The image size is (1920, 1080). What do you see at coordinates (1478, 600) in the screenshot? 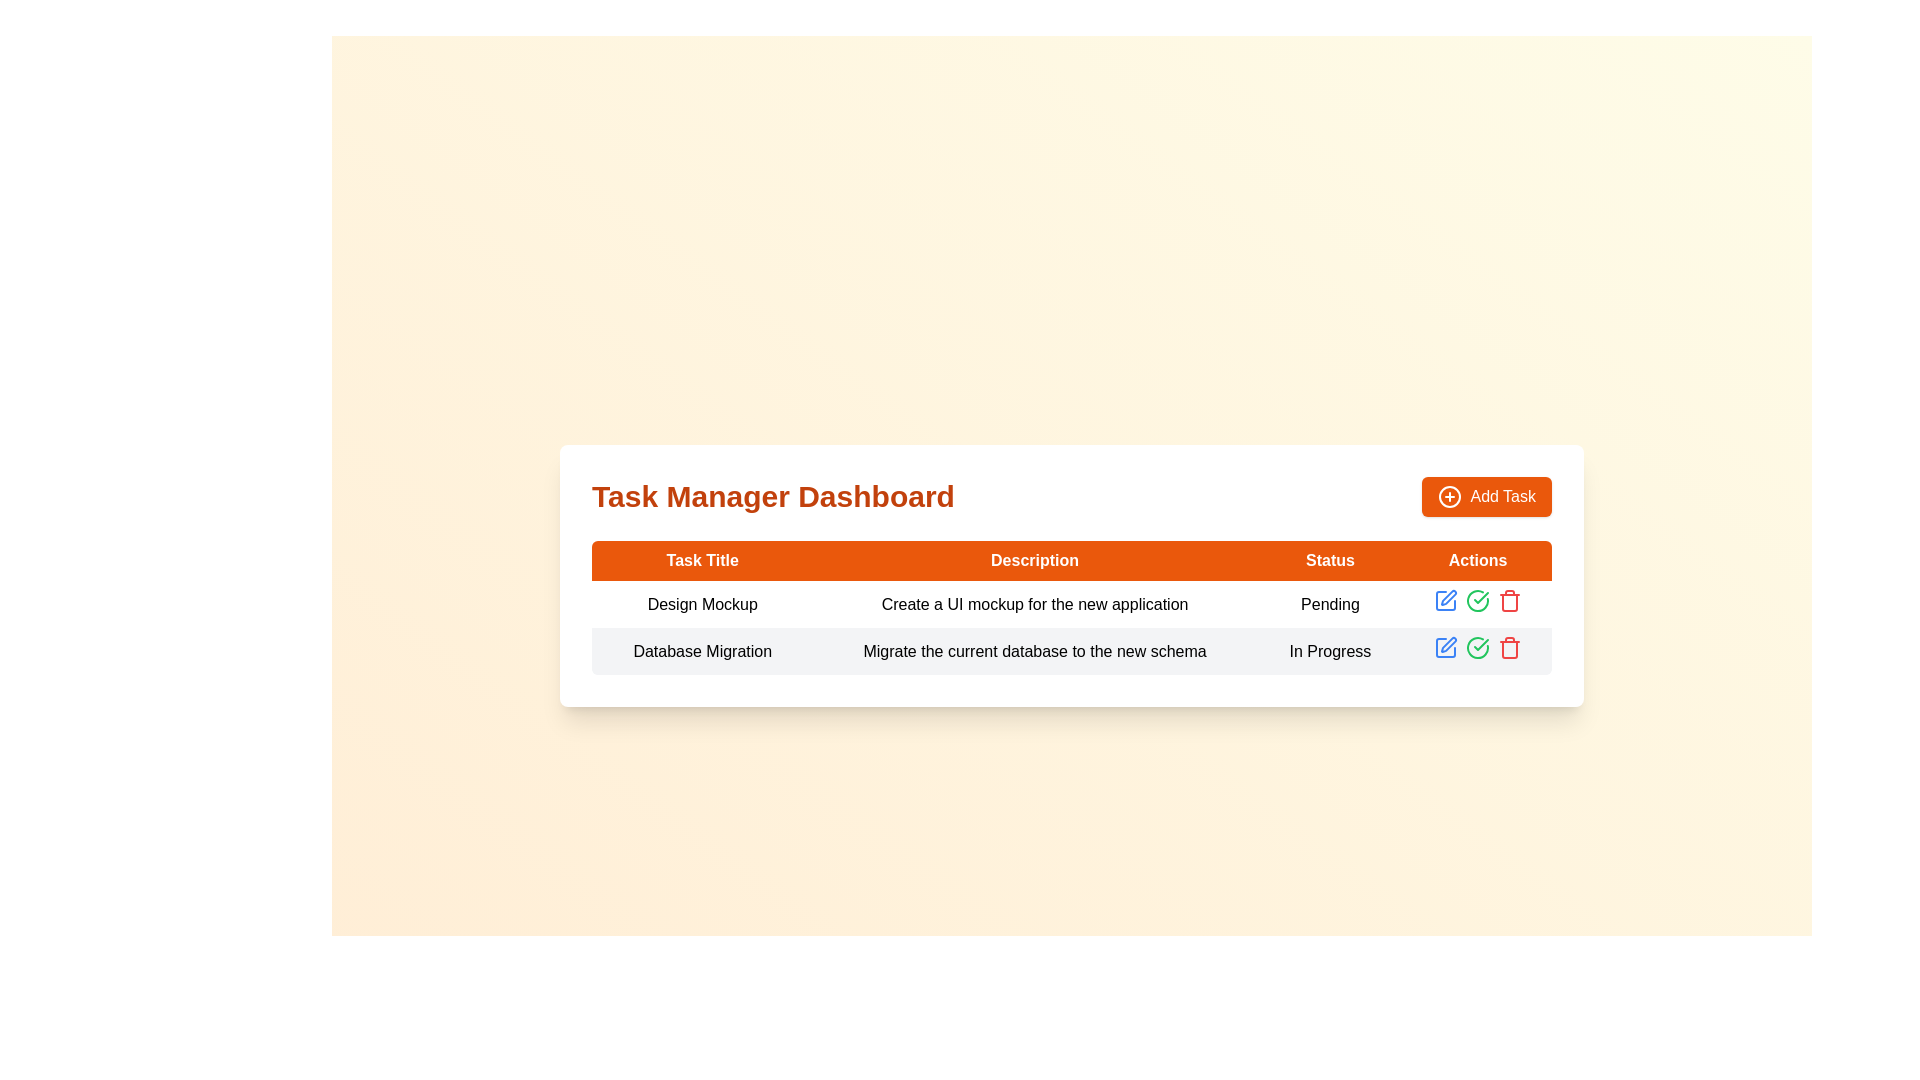
I see `the button with a checkmark icon in the 'Actions' column of the second row in the task table to mark the corresponding task as completed` at bounding box center [1478, 600].